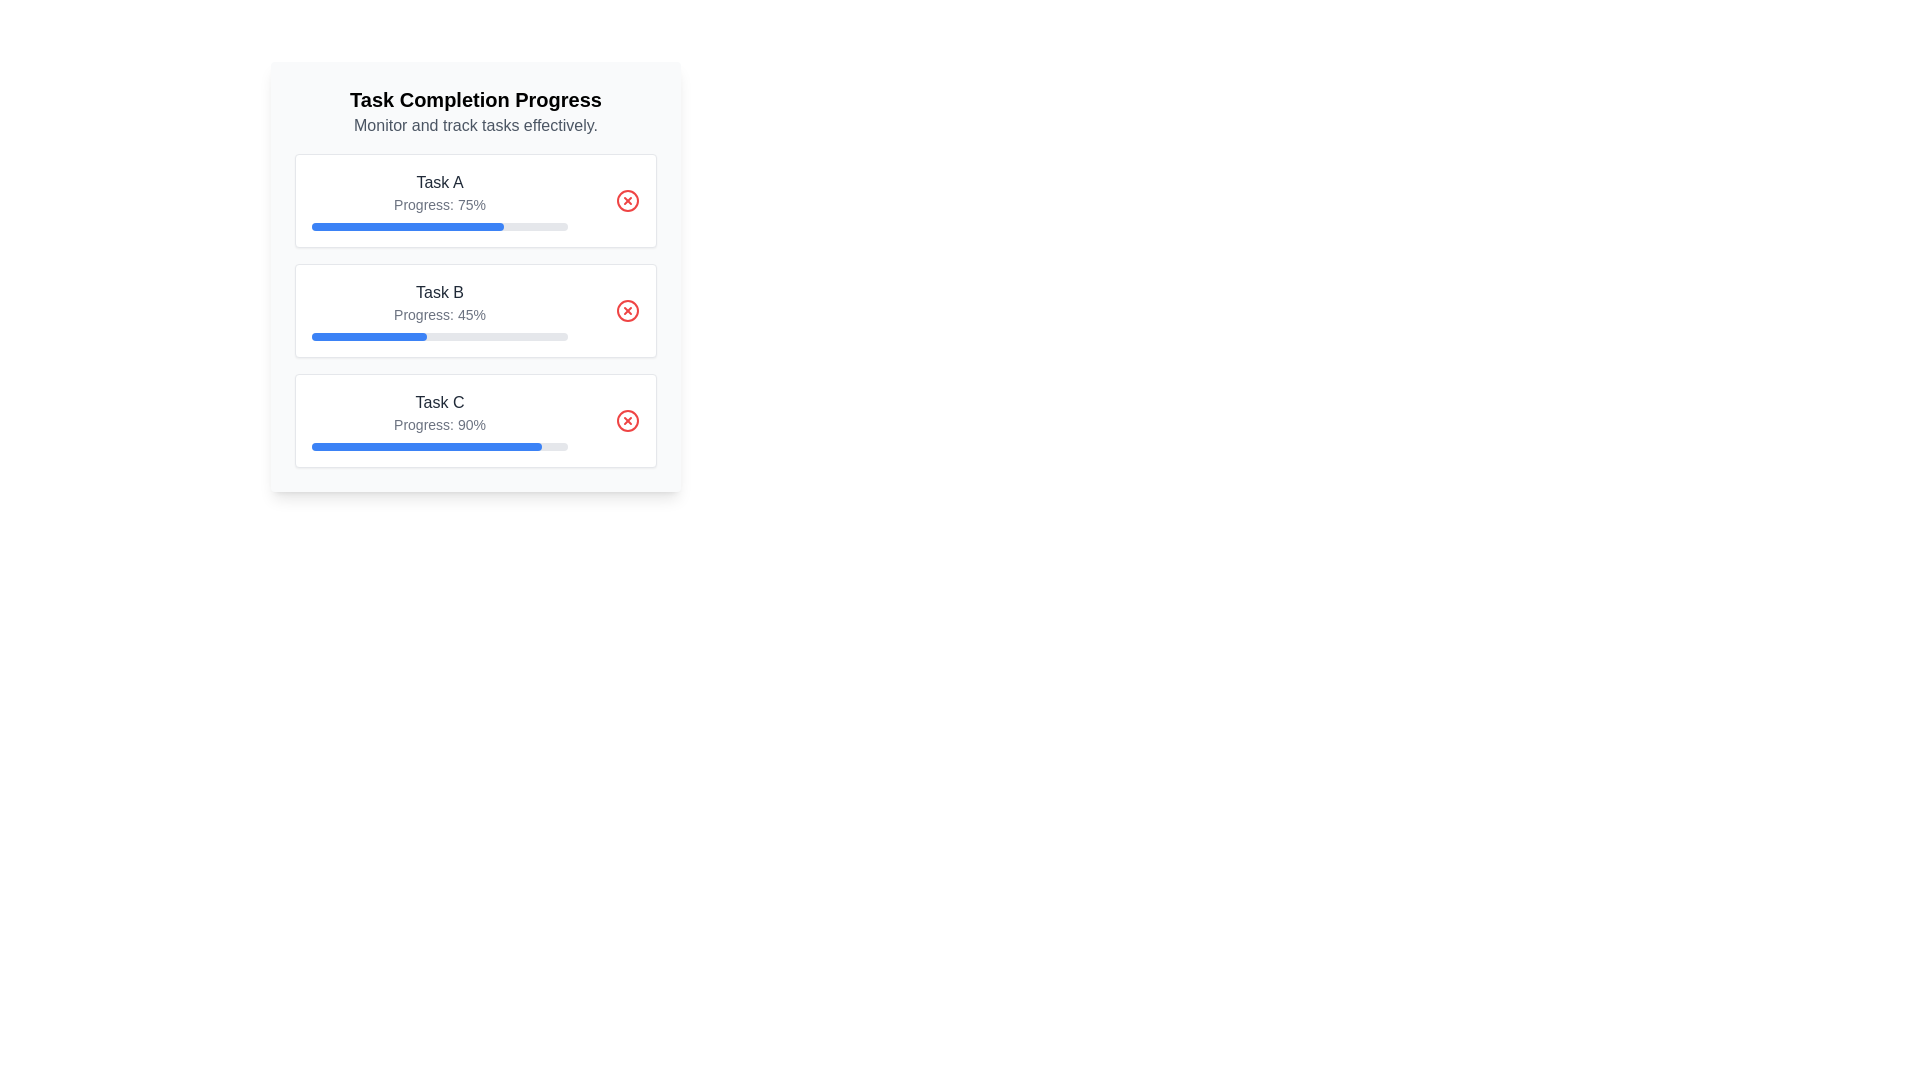 The height and width of the screenshot is (1080, 1920). I want to click on the Static text label displaying 'Progress: 75%' located below 'Task A' and above the graphical progress bar in the first task panel, so click(439, 204).